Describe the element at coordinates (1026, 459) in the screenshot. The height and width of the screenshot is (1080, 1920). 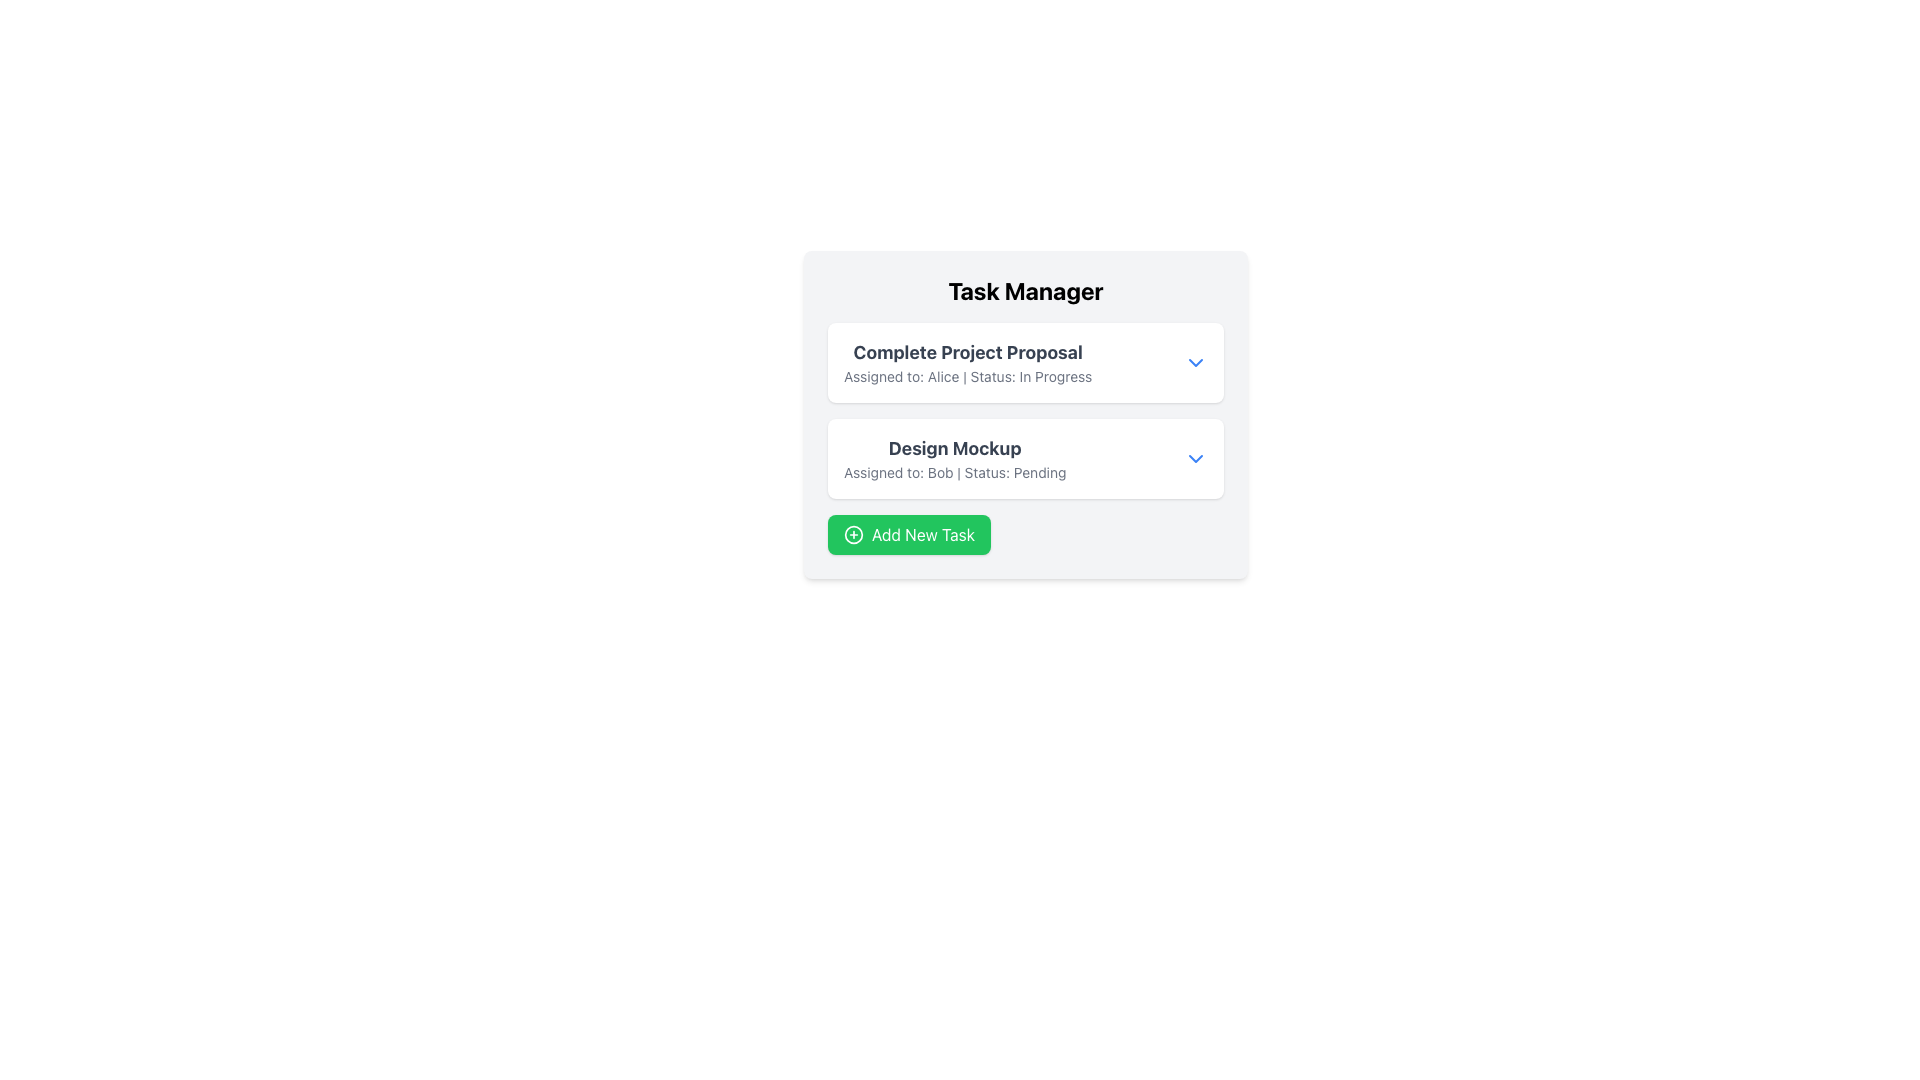
I see `the blue arrow of the Information Display Block with Dropdown Indicator` at that location.